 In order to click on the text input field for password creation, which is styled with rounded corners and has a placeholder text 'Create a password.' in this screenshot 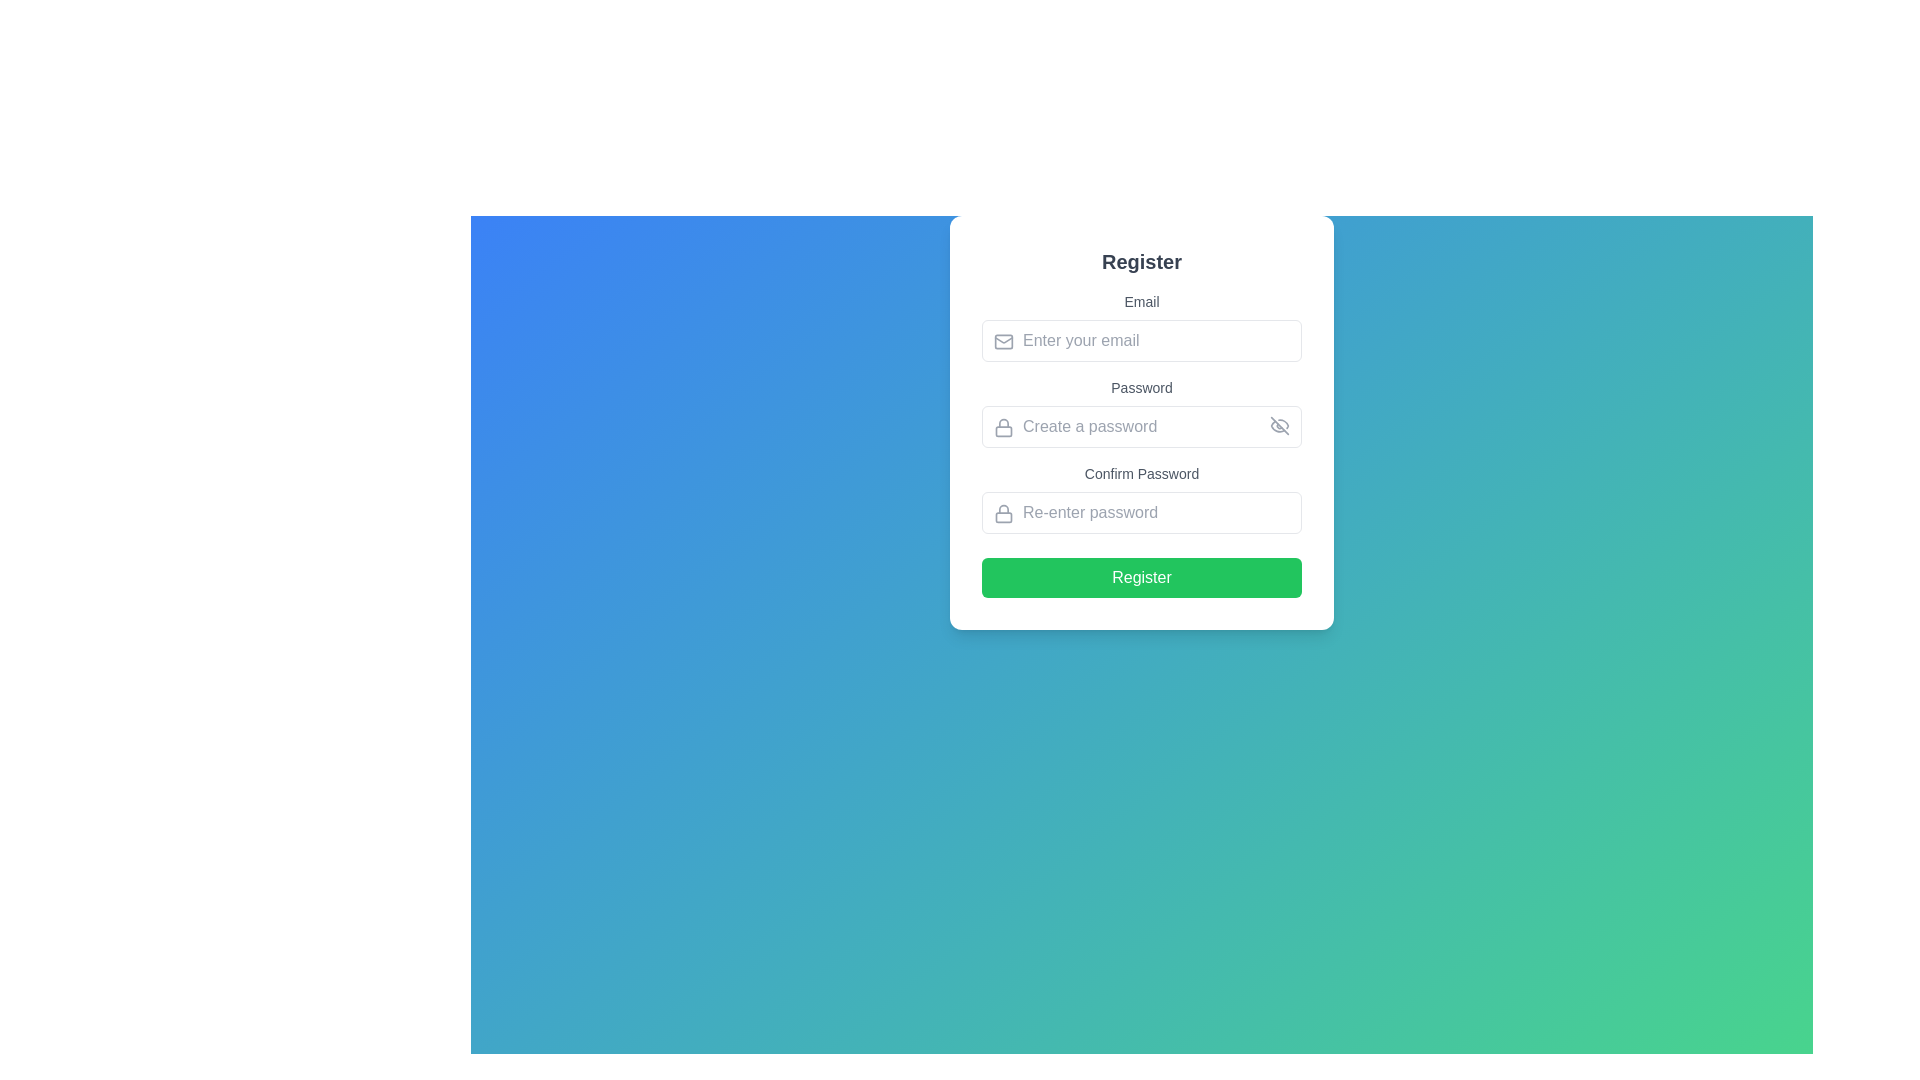, I will do `click(1142, 426)`.